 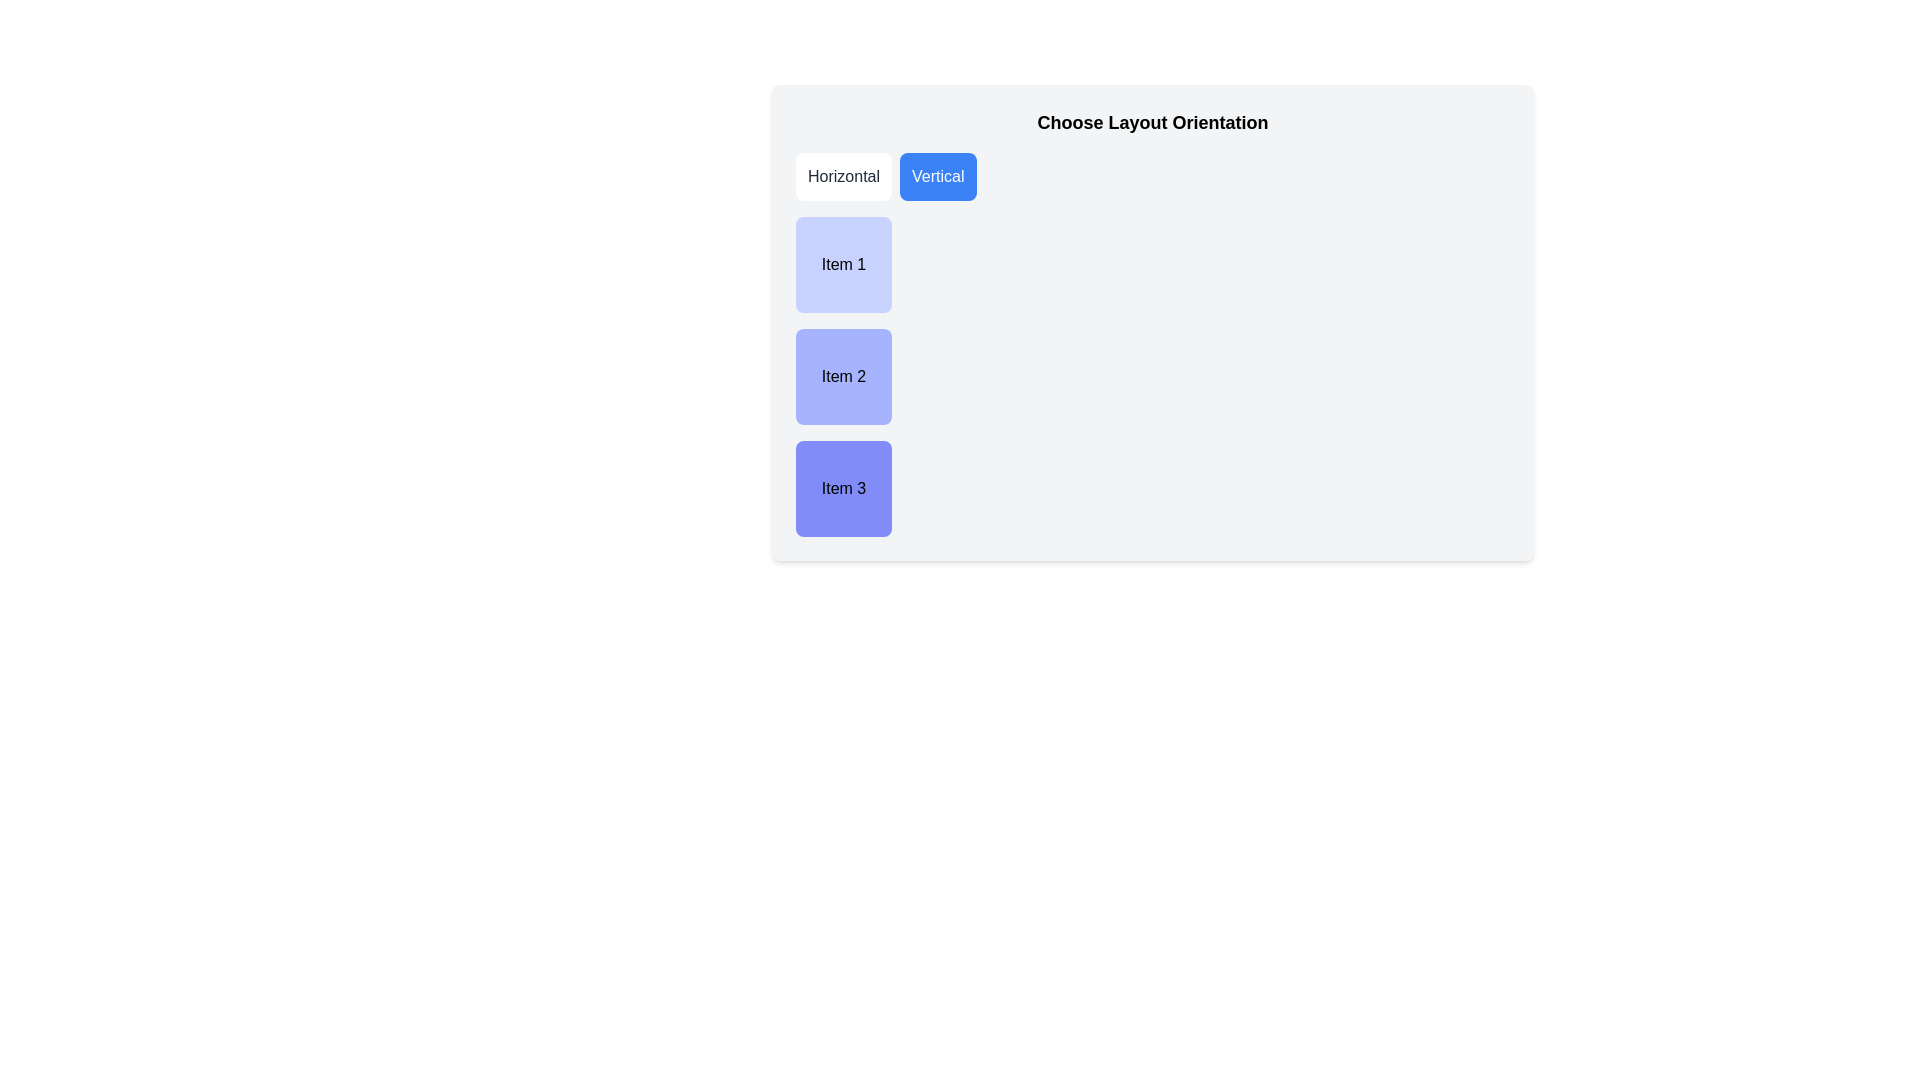 What do you see at coordinates (937, 176) in the screenshot?
I see `the 'Vertical' button with a blue background and white text` at bounding box center [937, 176].